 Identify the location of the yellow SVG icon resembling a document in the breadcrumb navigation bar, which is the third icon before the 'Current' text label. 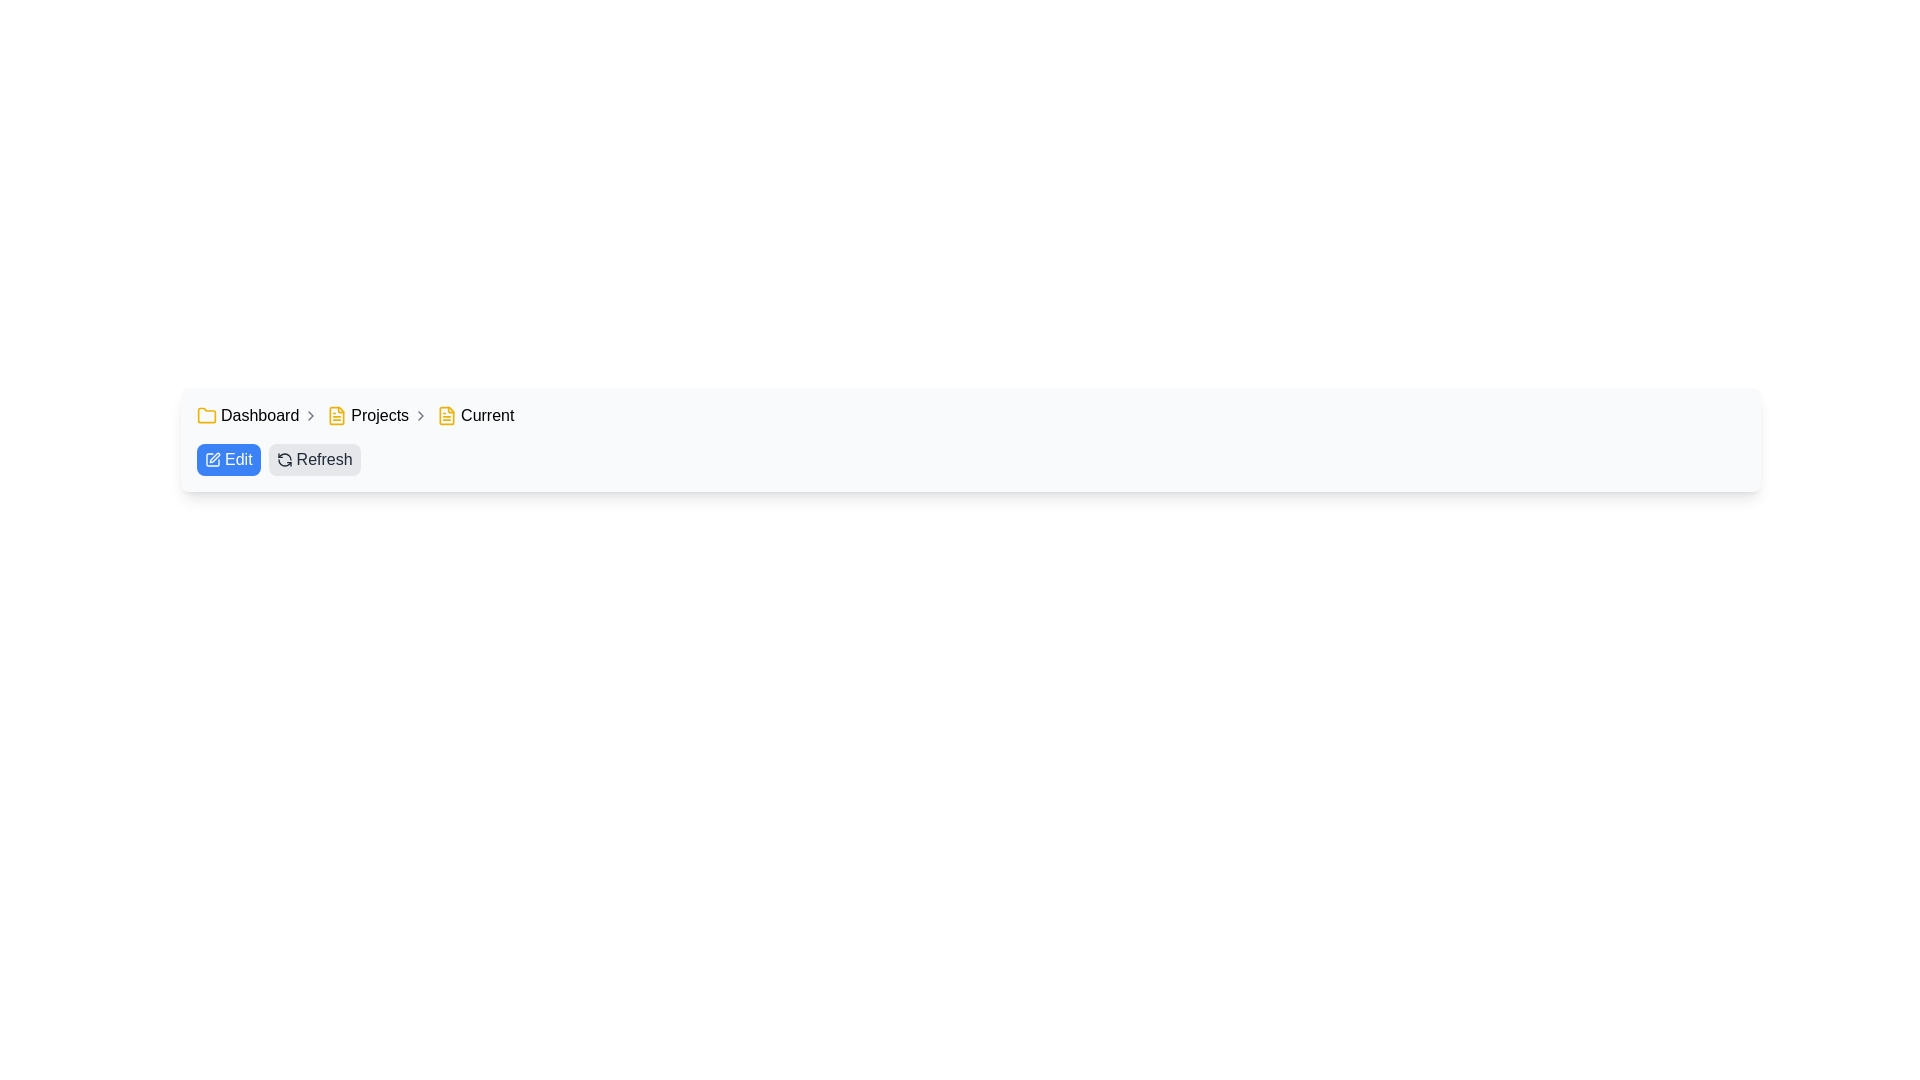
(446, 415).